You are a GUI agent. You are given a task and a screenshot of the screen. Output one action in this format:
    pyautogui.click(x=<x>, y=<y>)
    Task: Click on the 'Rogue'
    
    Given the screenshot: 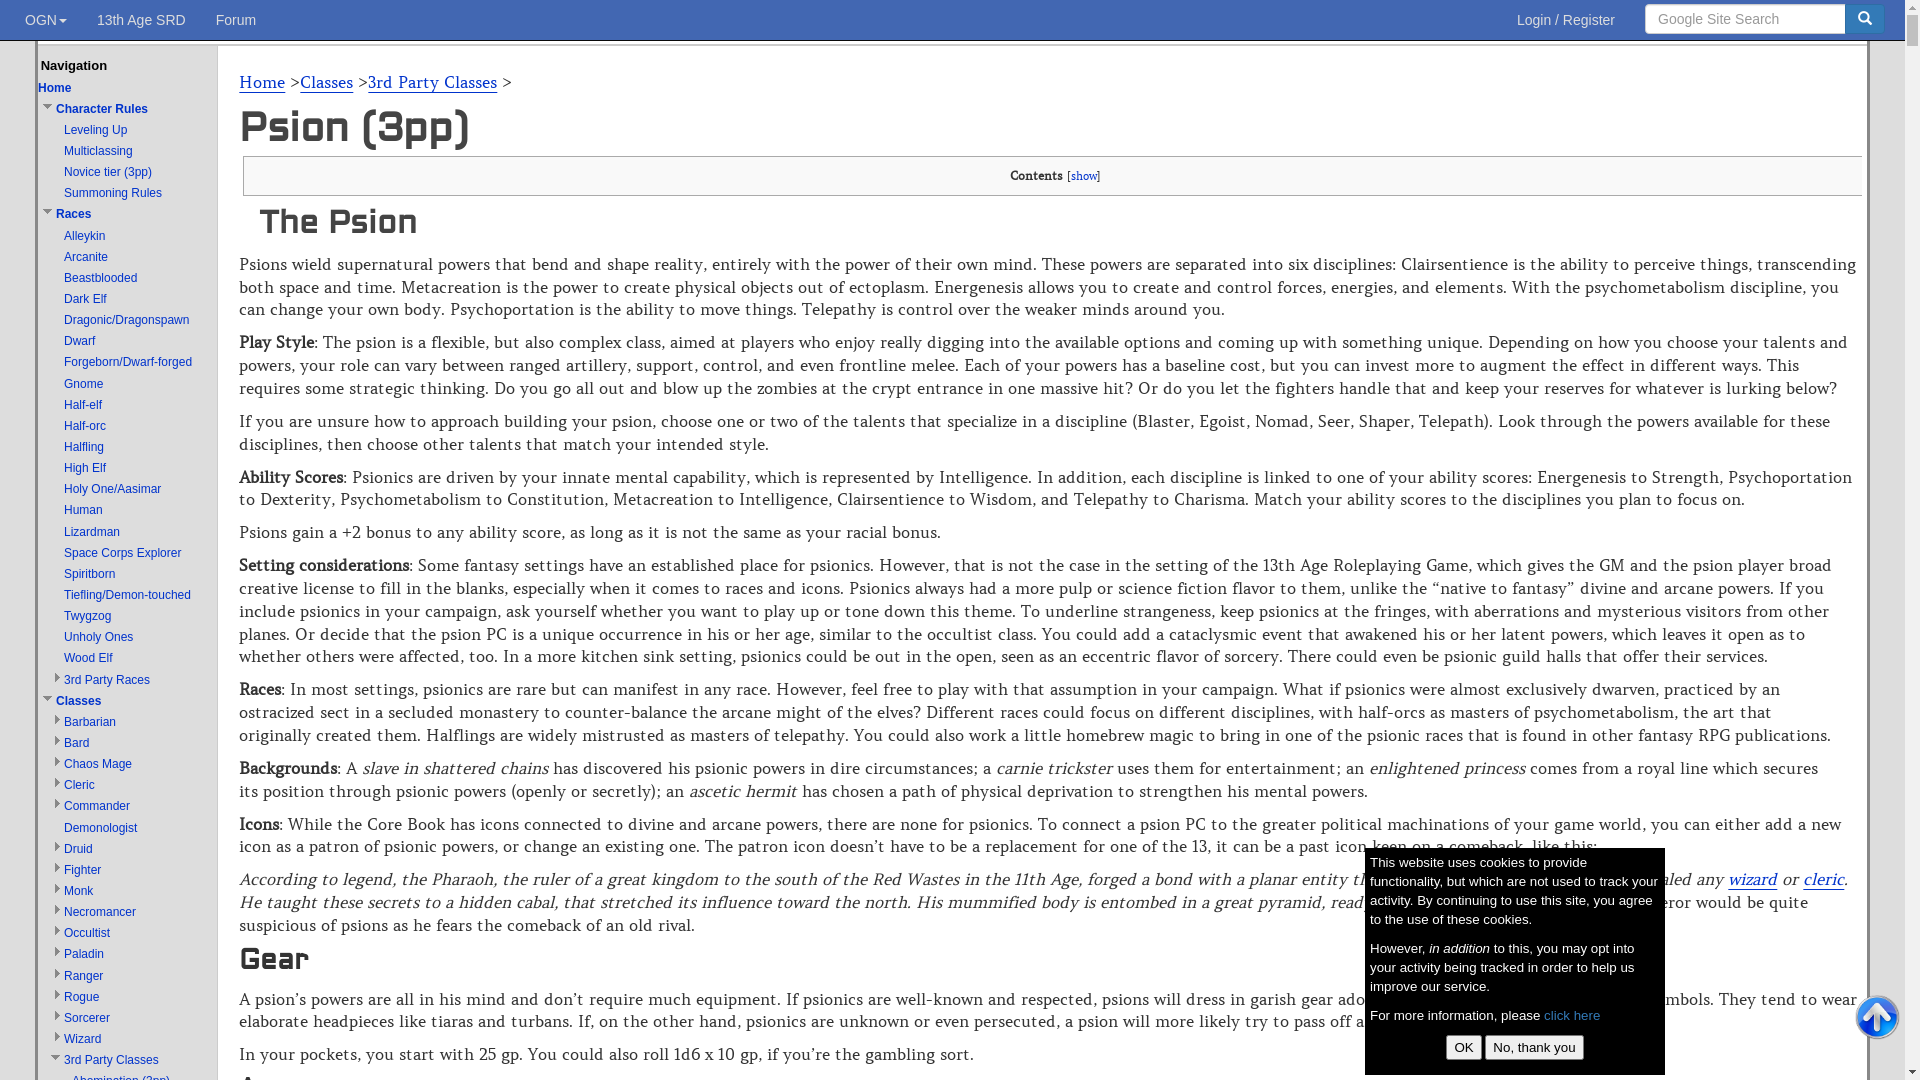 What is the action you would take?
    pyautogui.click(x=80, y=996)
    